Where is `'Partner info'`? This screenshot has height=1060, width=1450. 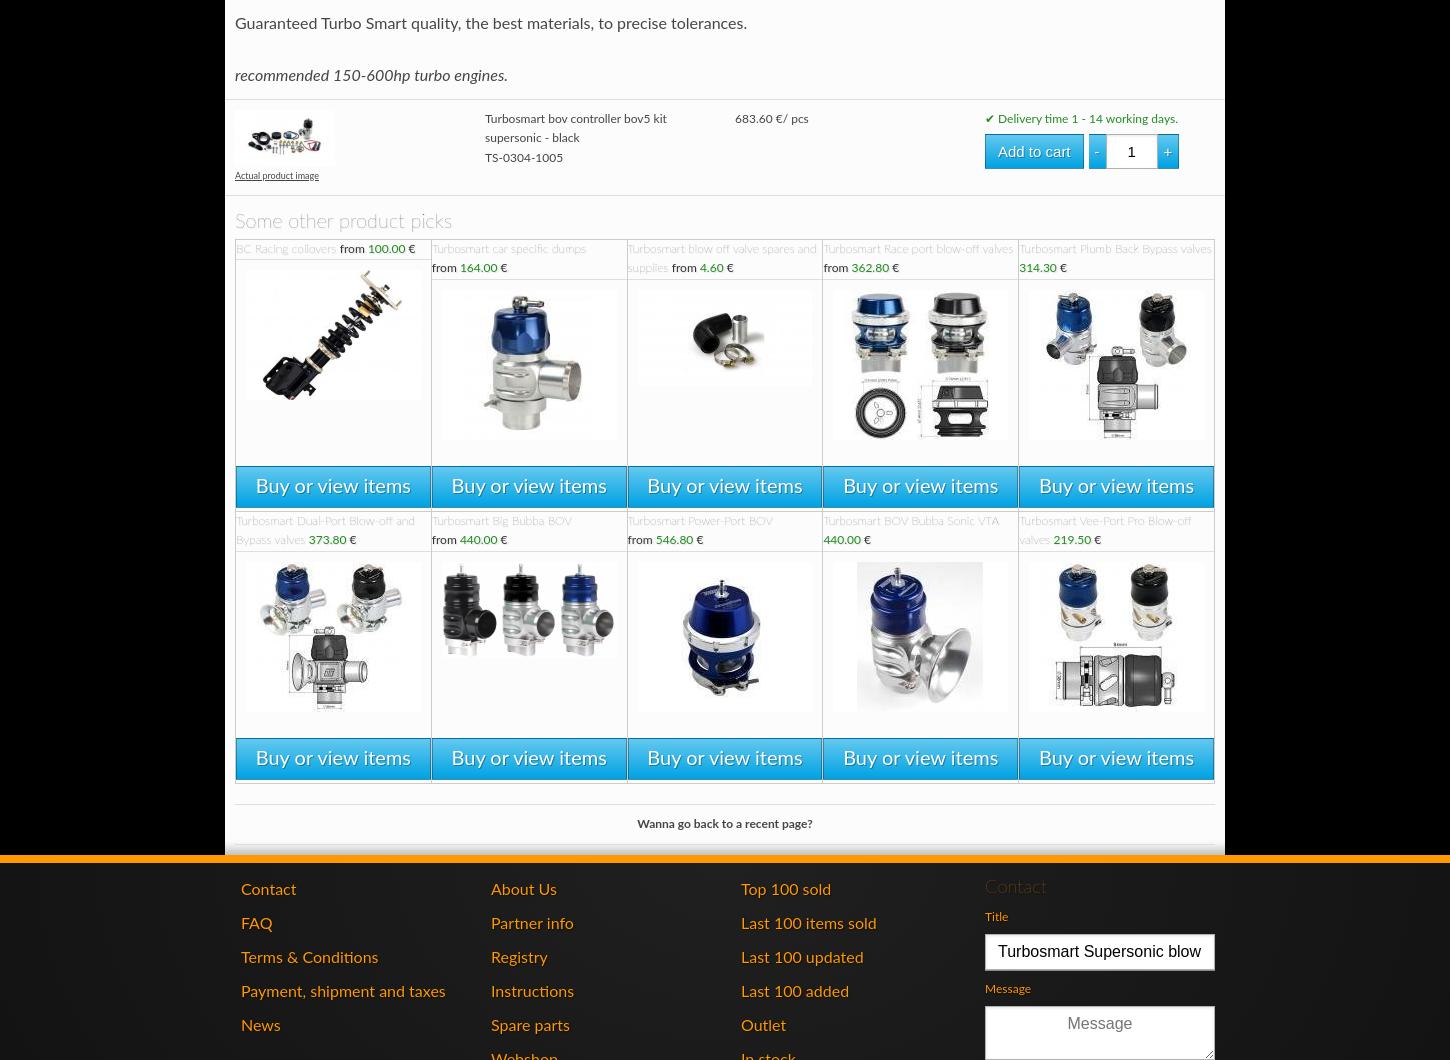 'Partner info' is located at coordinates (532, 924).